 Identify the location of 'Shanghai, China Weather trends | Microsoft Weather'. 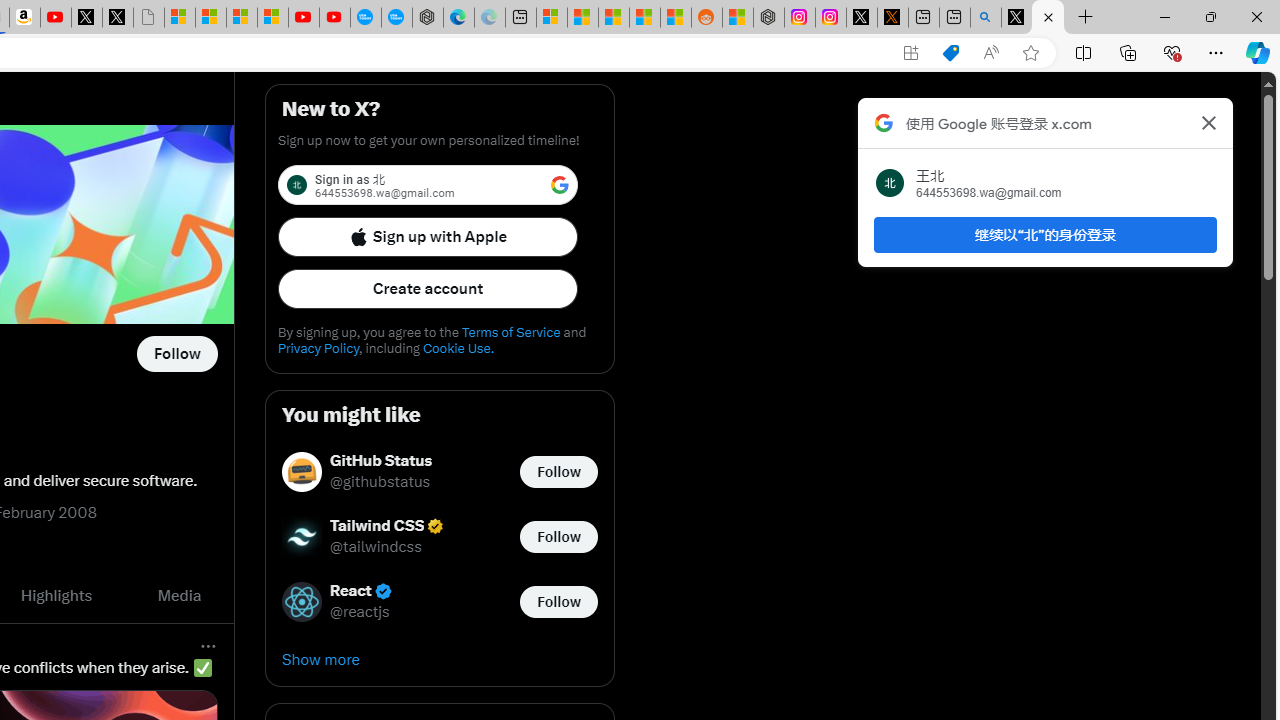
(675, 17).